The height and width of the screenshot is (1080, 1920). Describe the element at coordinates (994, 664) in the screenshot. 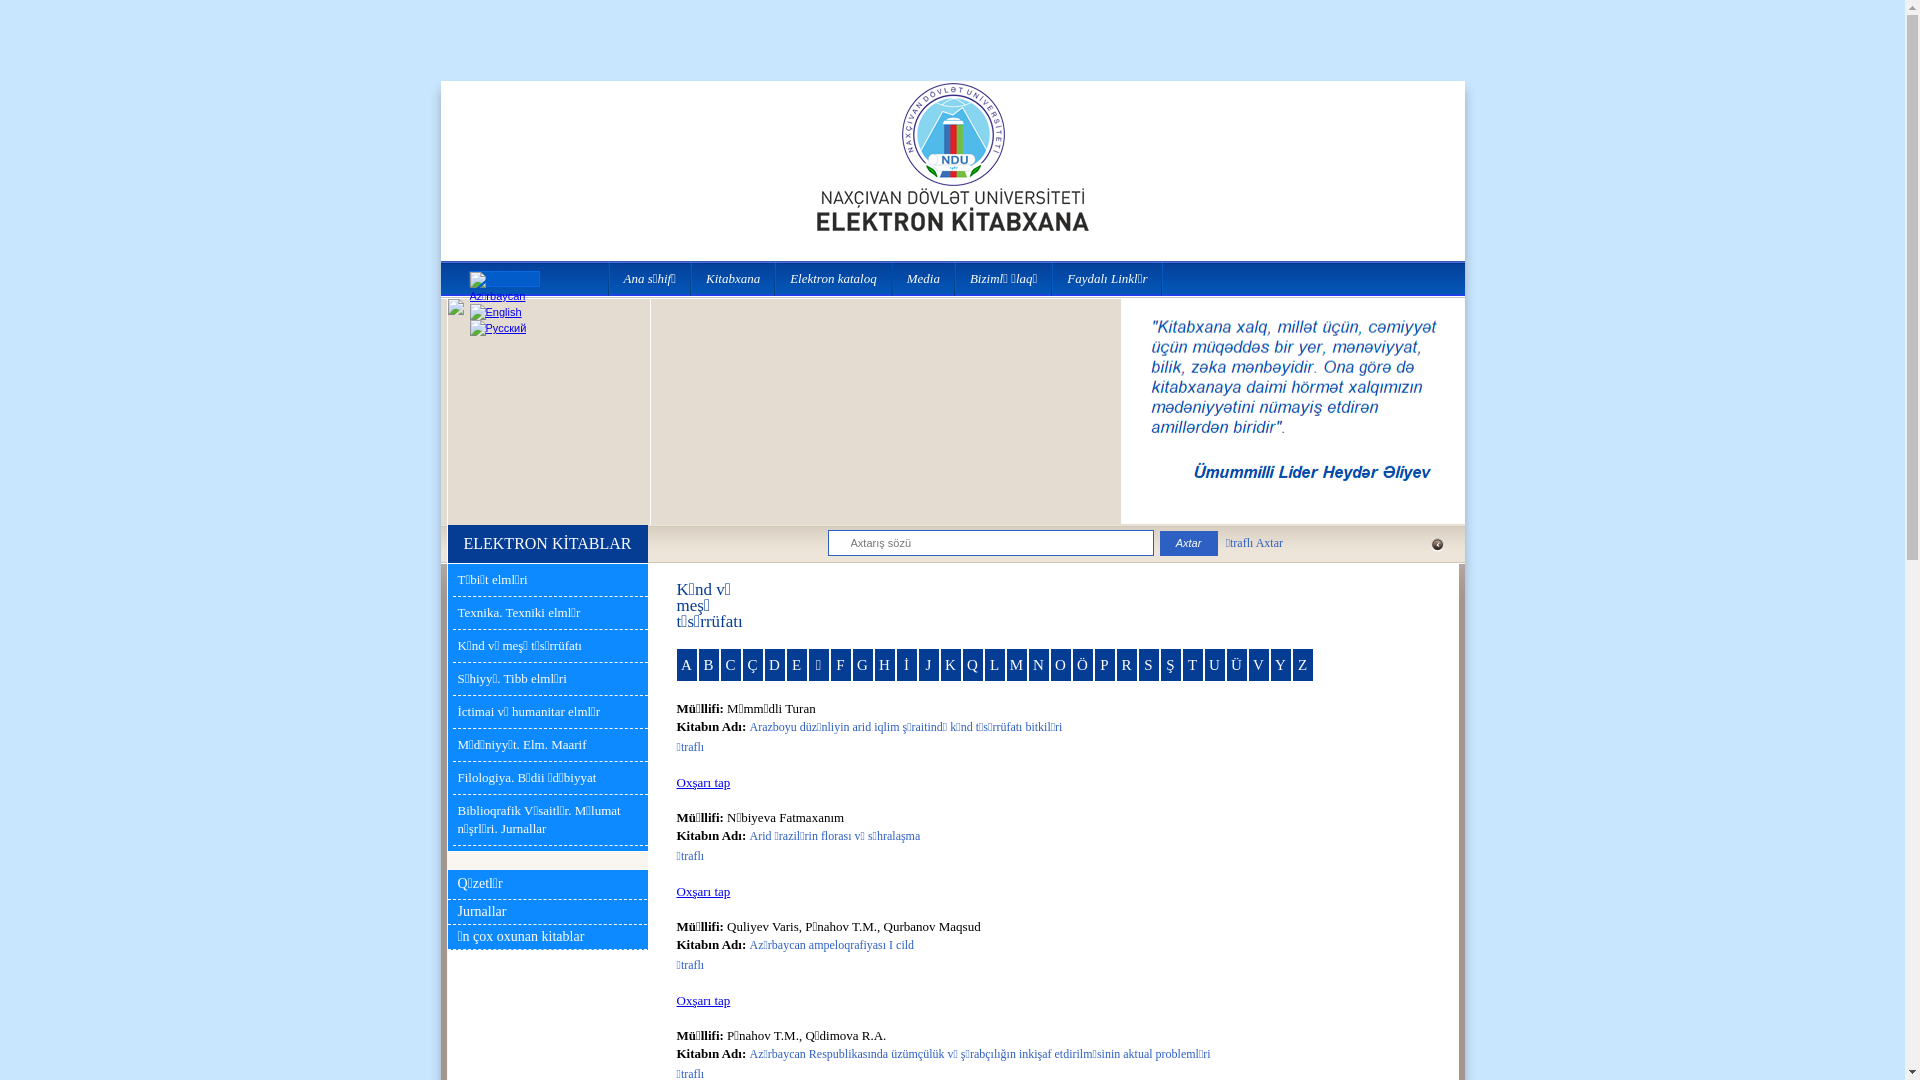

I see `'L'` at that location.